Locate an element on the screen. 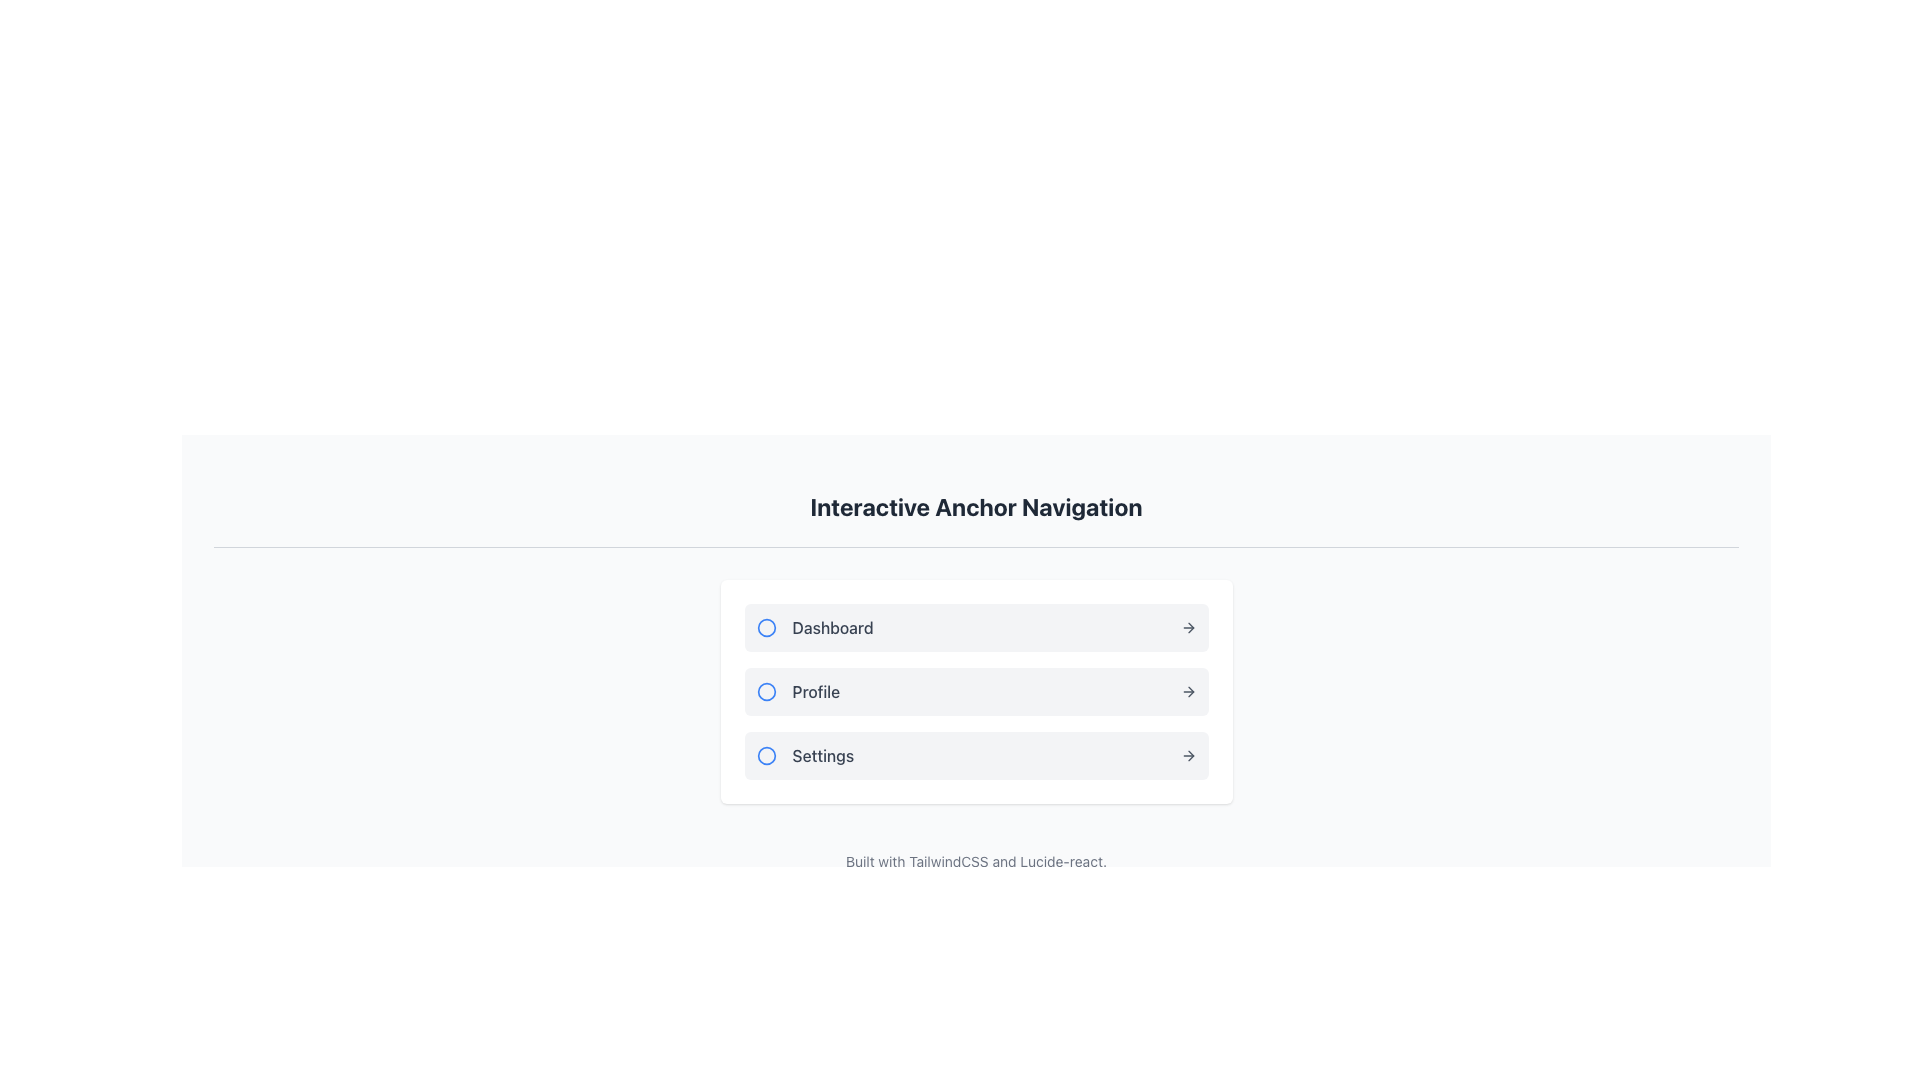  the arrow icon pointing to the right, located on the far-right side of the 'Profile' box is located at coordinates (1188, 690).